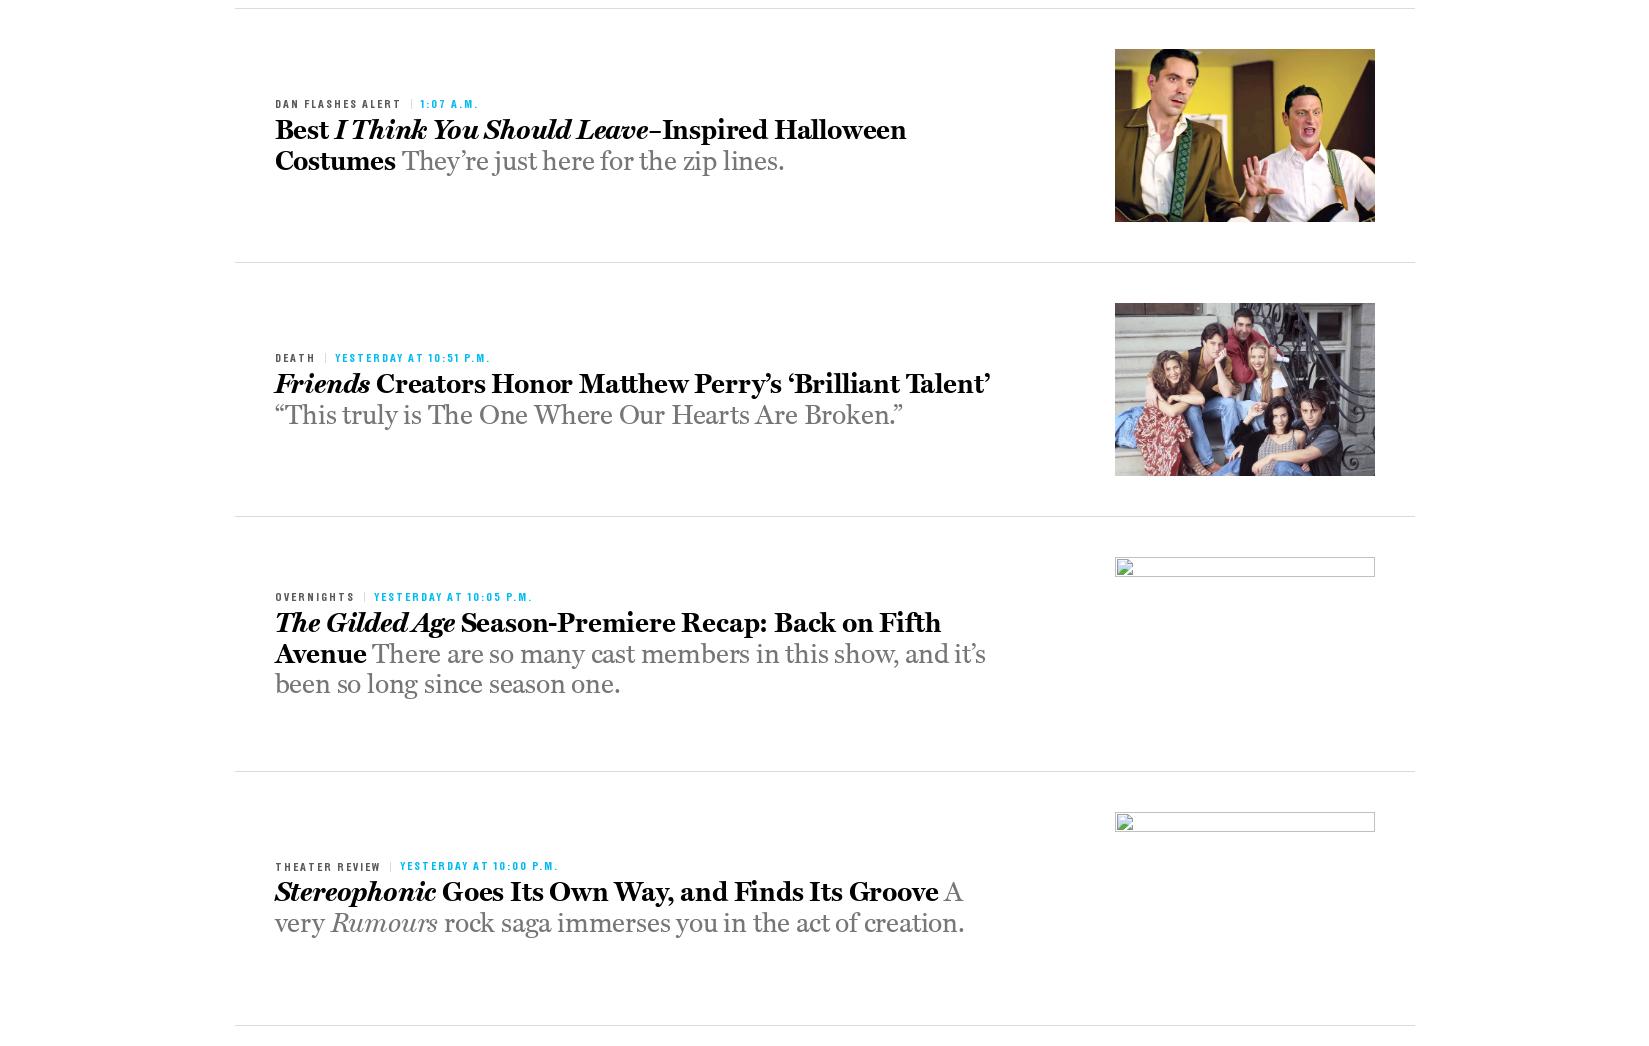 The width and height of the screenshot is (1649, 1046). I want to click on '1:07 a.m.', so click(448, 103).